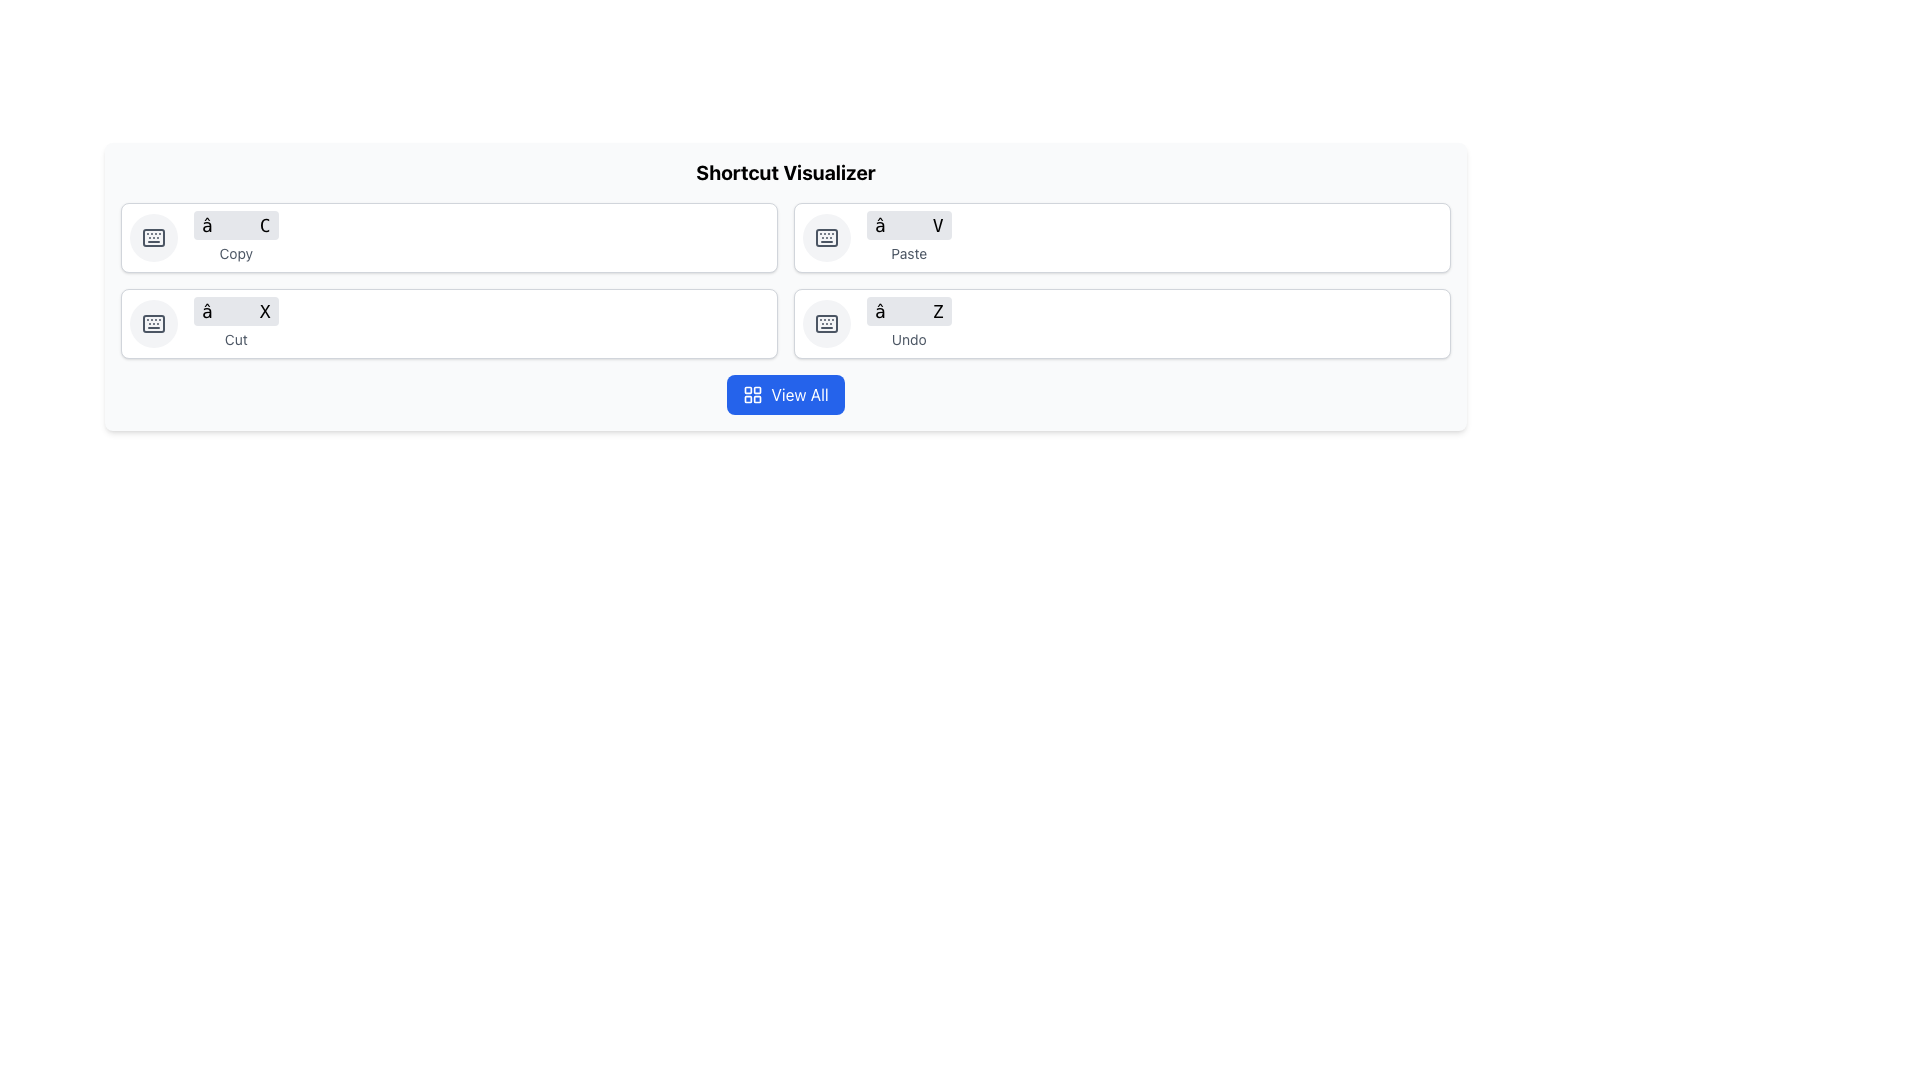  What do you see at coordinates (1122, 323) in the screenshot?
I see `the undo button, which is the fourth button in a grid layout for shortcut actions, located in the second row, second column` at bounding box center [1122, 323].